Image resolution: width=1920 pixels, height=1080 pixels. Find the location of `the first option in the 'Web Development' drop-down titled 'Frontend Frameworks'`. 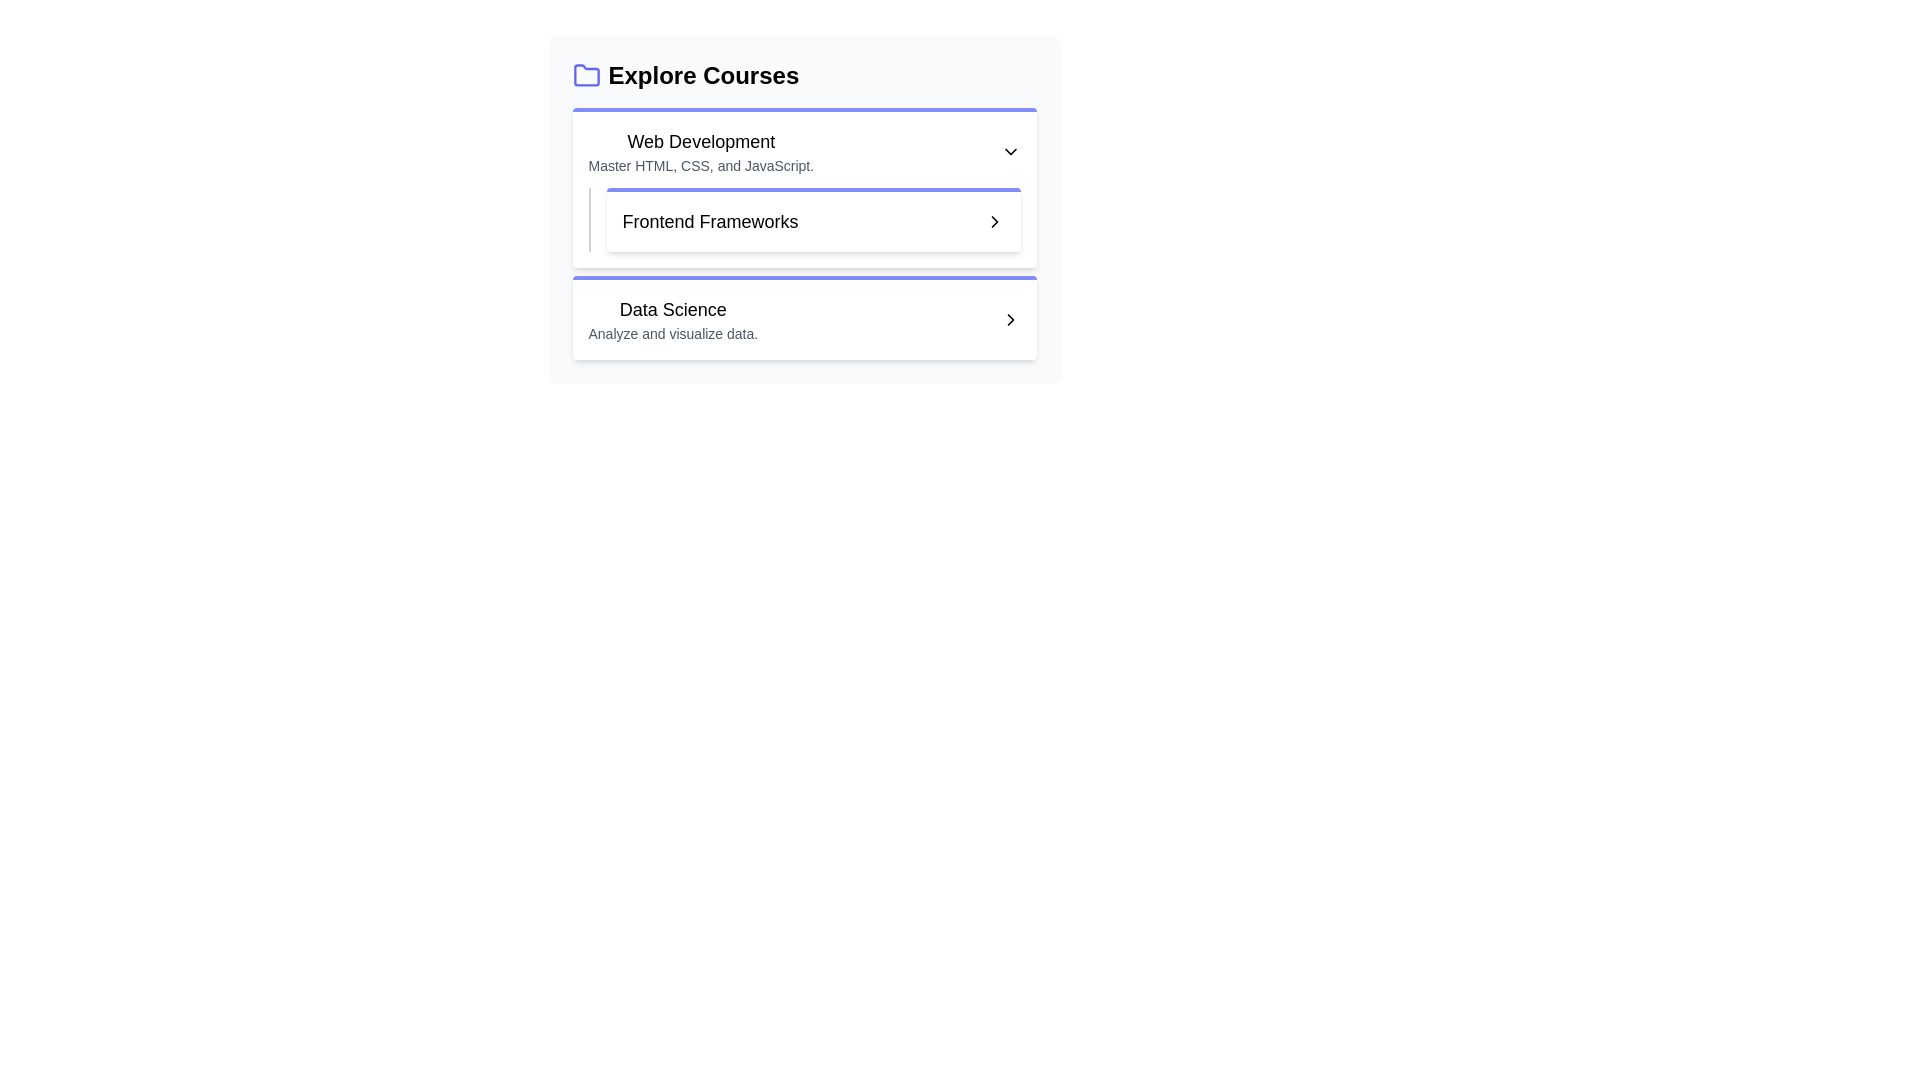

the first option in the 'Web Development' drop-down titled 'Frontend Frameworks' is located at coordinates (813, 222).